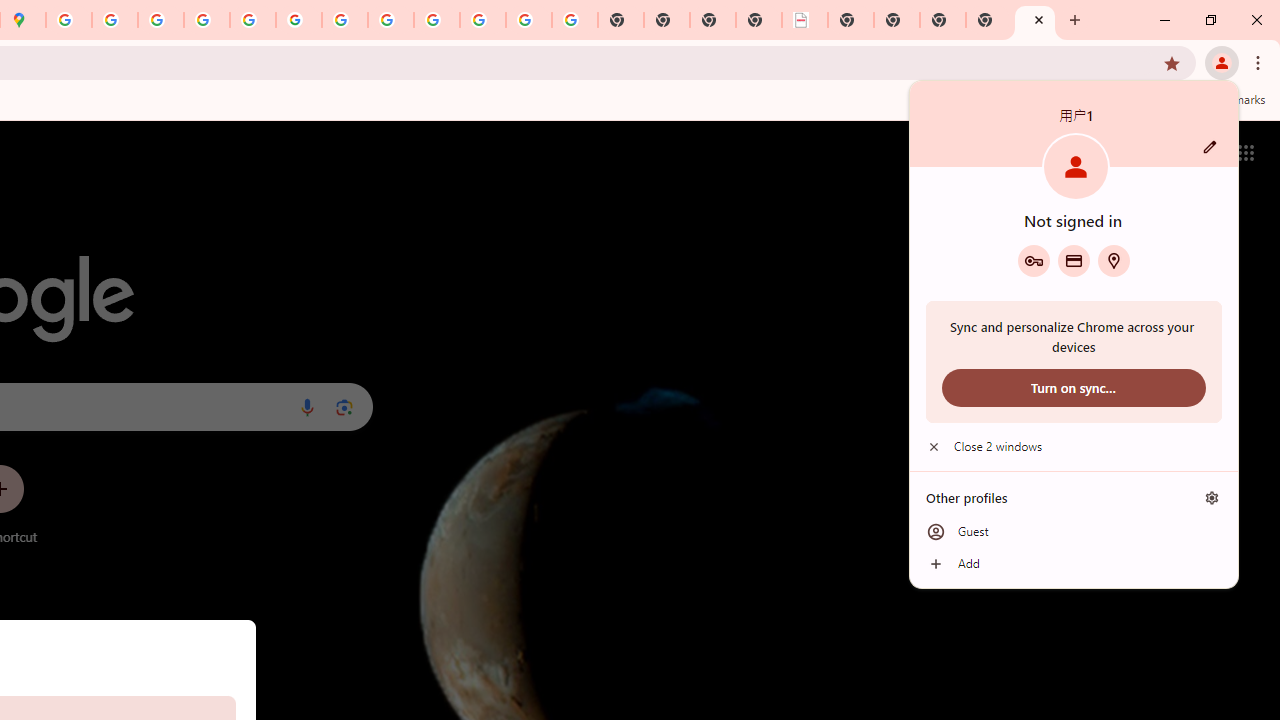  I want to click on 'Addresses and more', so click(1113, 260).